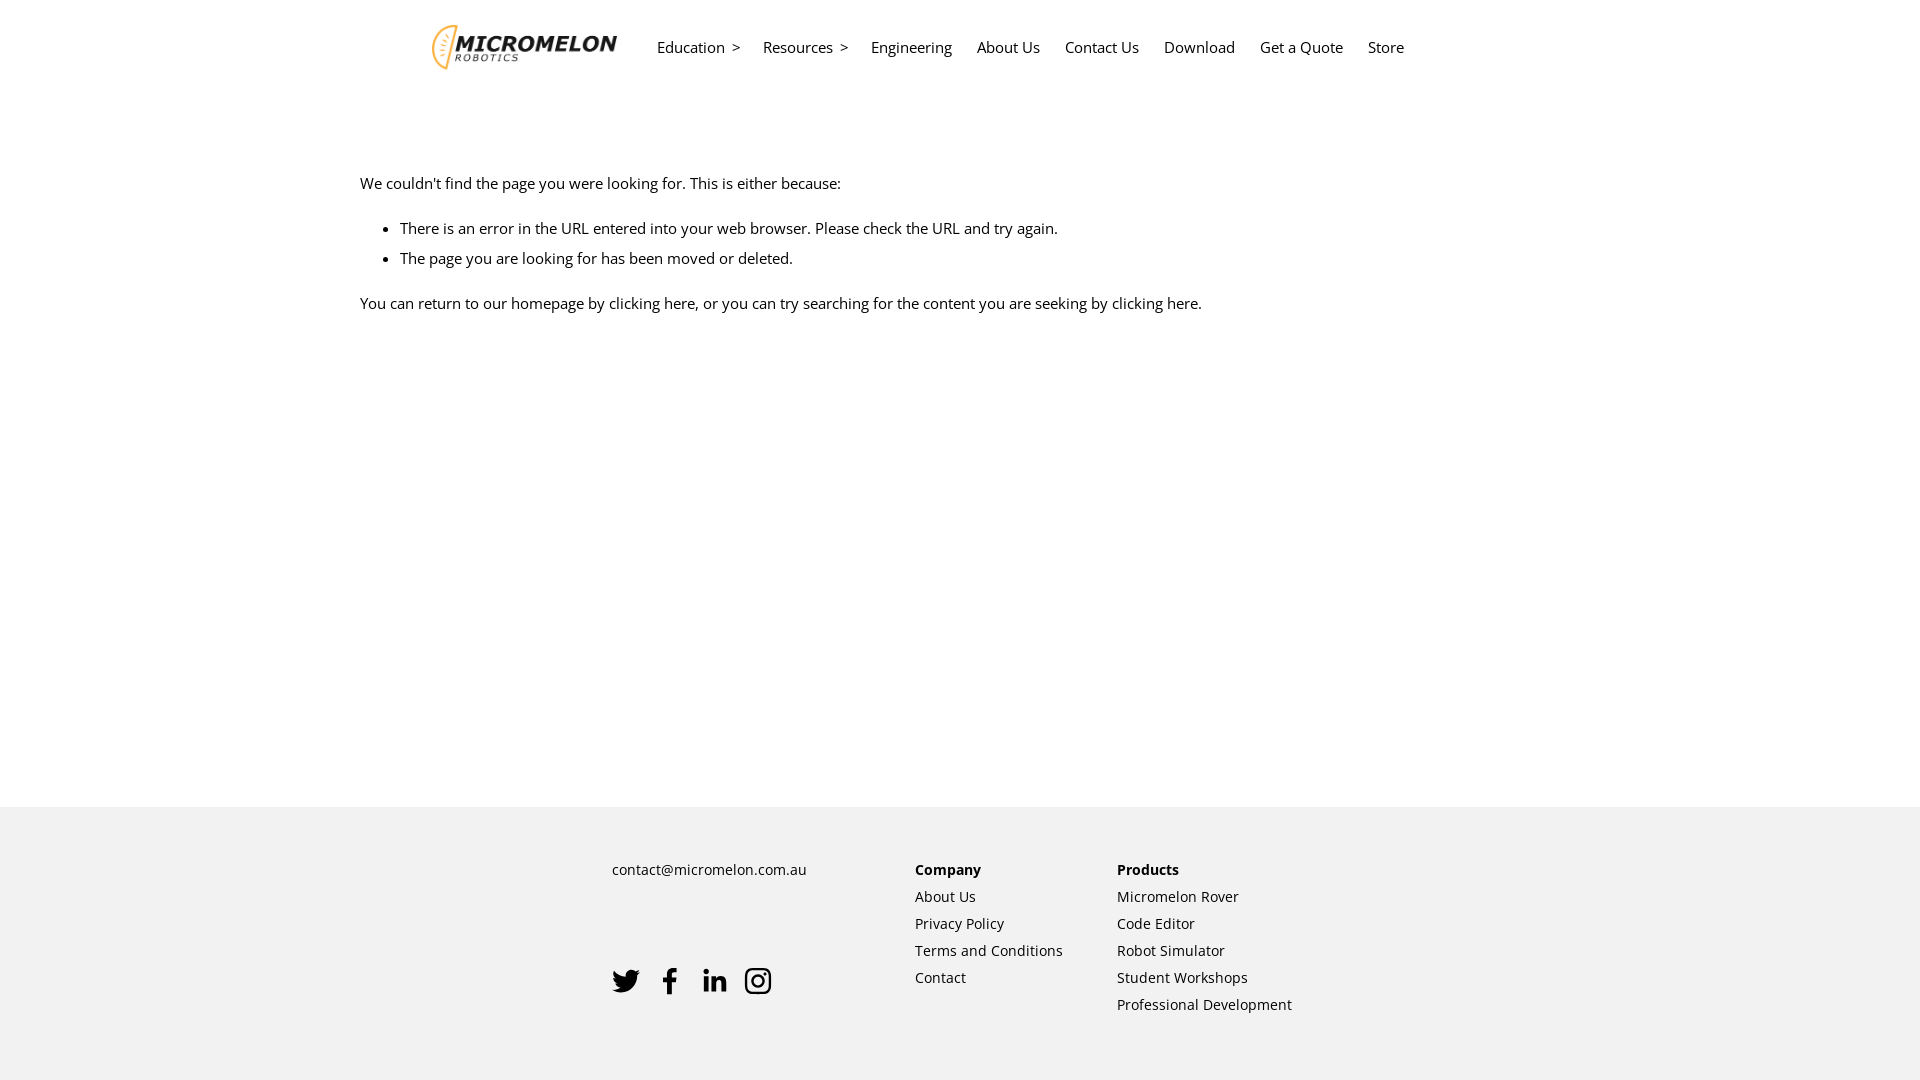 This screenshot has height=1080, width=1920. Describe the element at coordinates (699, 46) in the screenshot. I see `'Education'` at that location.